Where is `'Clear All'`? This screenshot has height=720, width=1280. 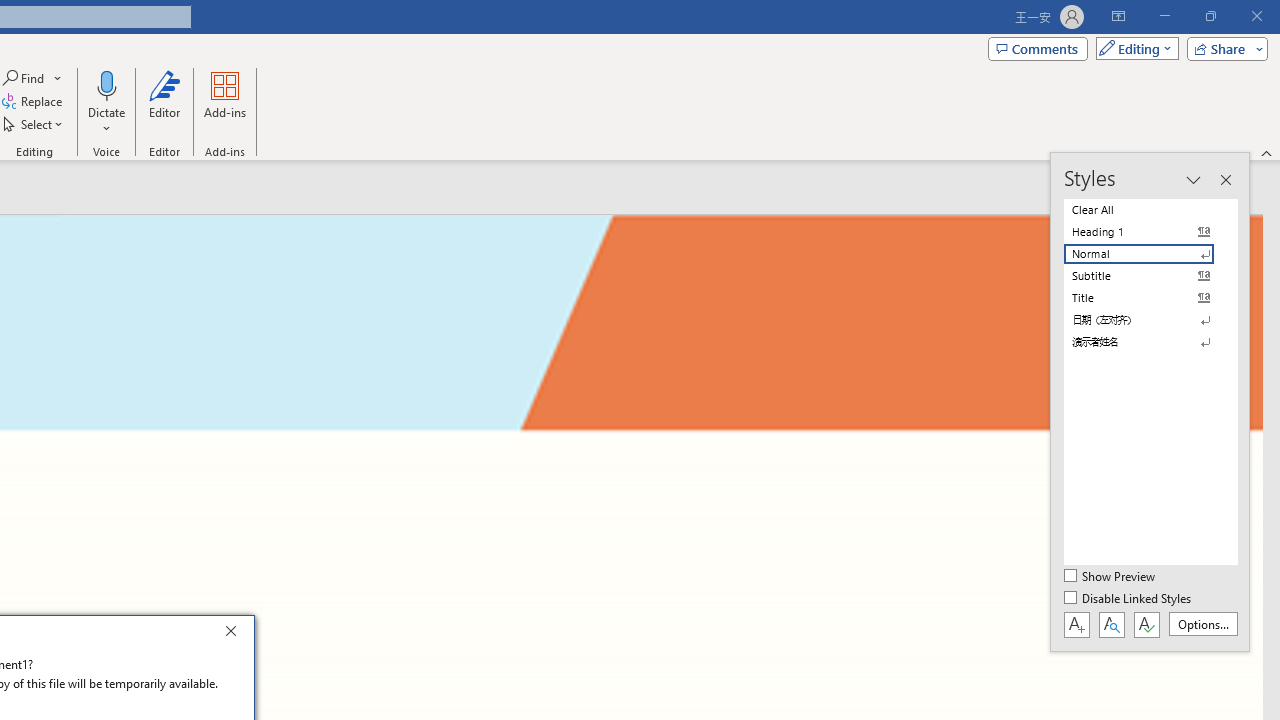 'Clear All' is located at coordinates (1150, 209).